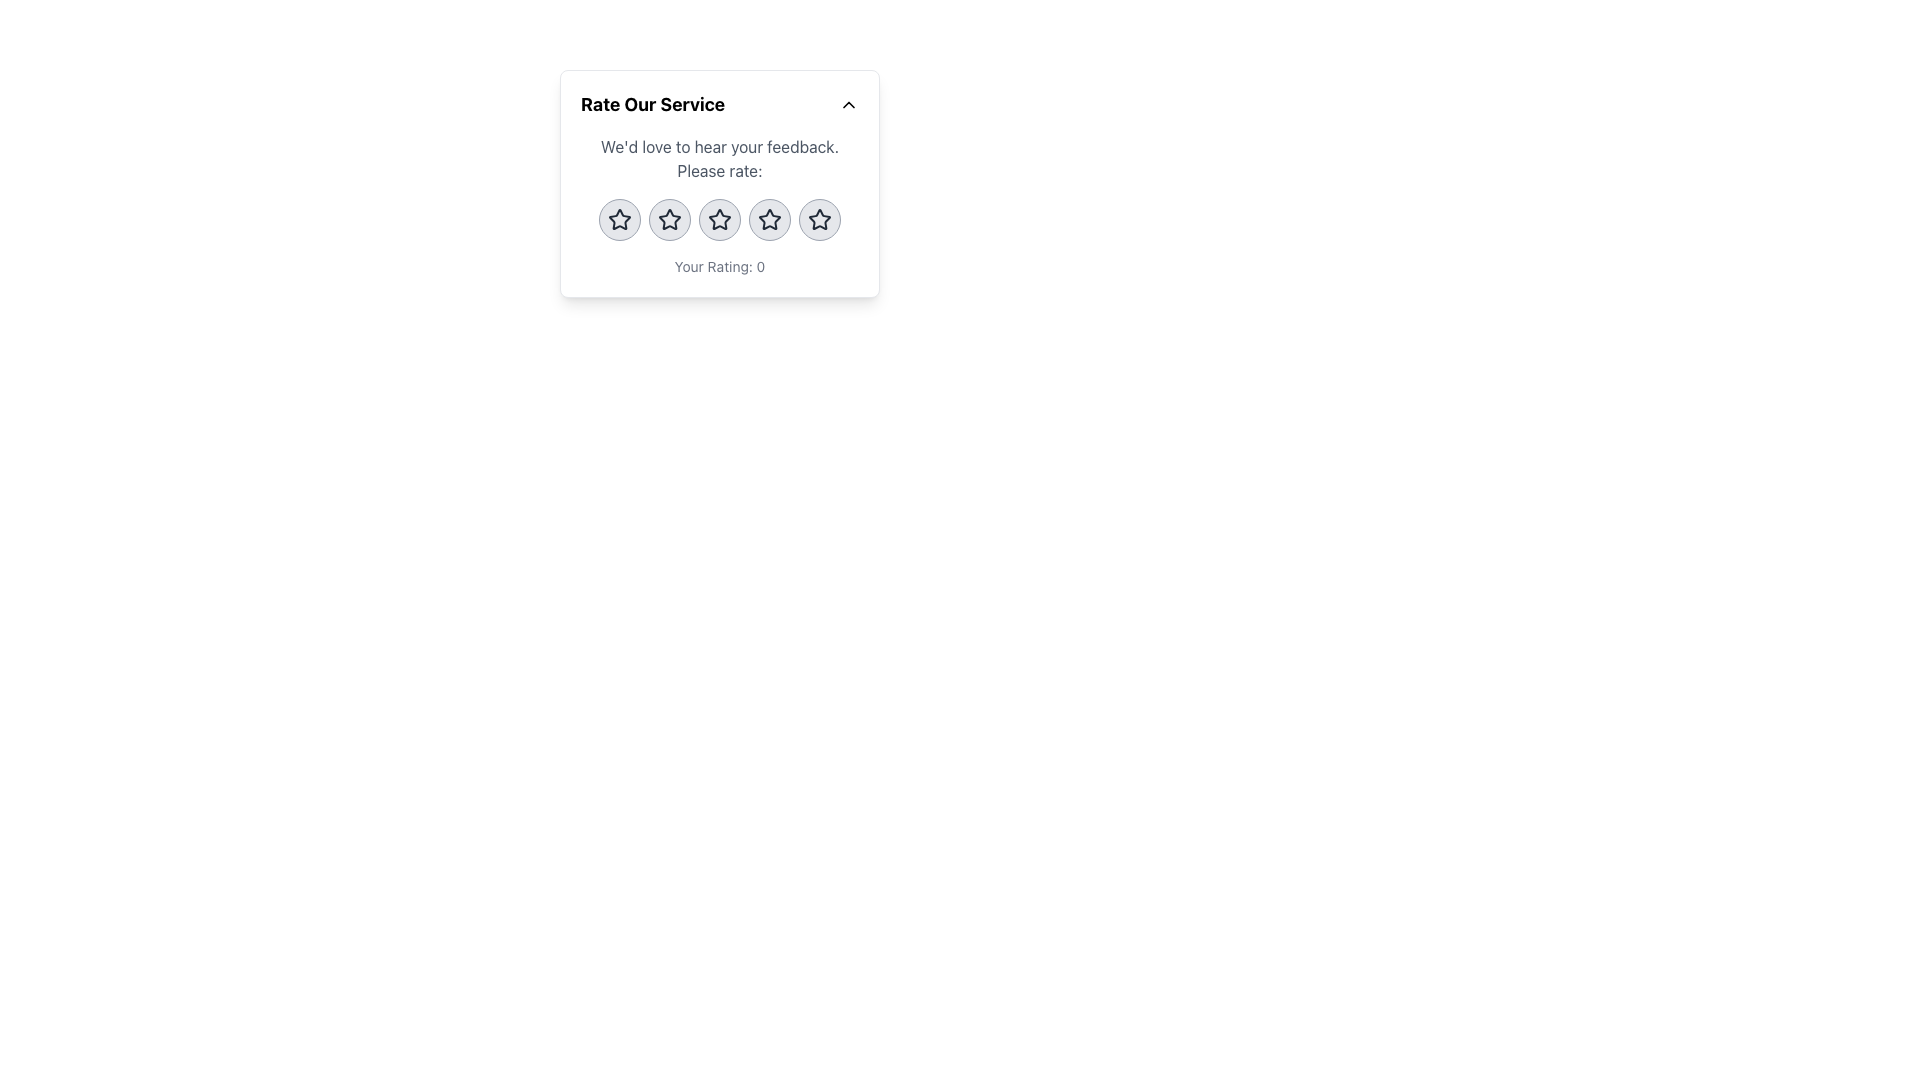  I want to click on the upward-pointing chevron icon button located next to the text 'Rate Our Service', so click(849, 104).